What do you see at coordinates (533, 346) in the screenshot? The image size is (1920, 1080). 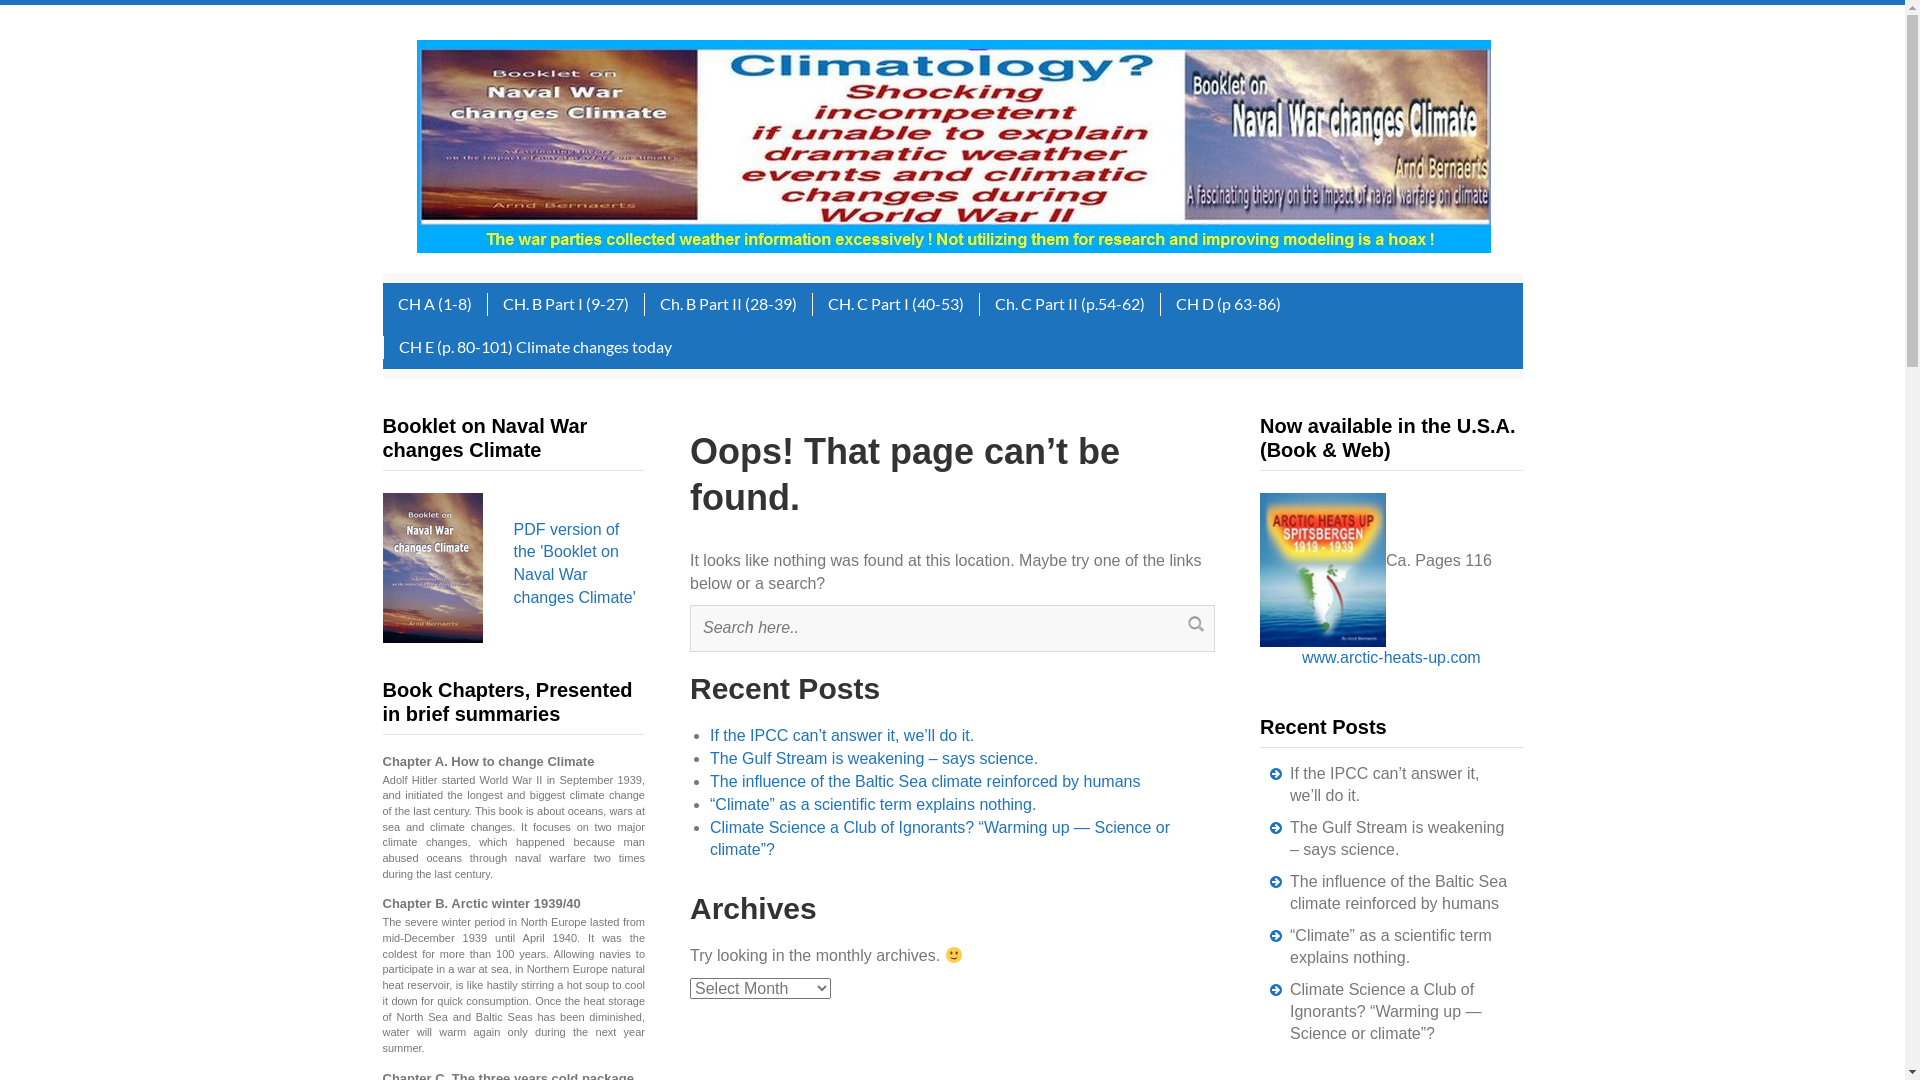 I see `'CH E (p. 80-101) Climate changes today'` at bounding box center [533, 346].